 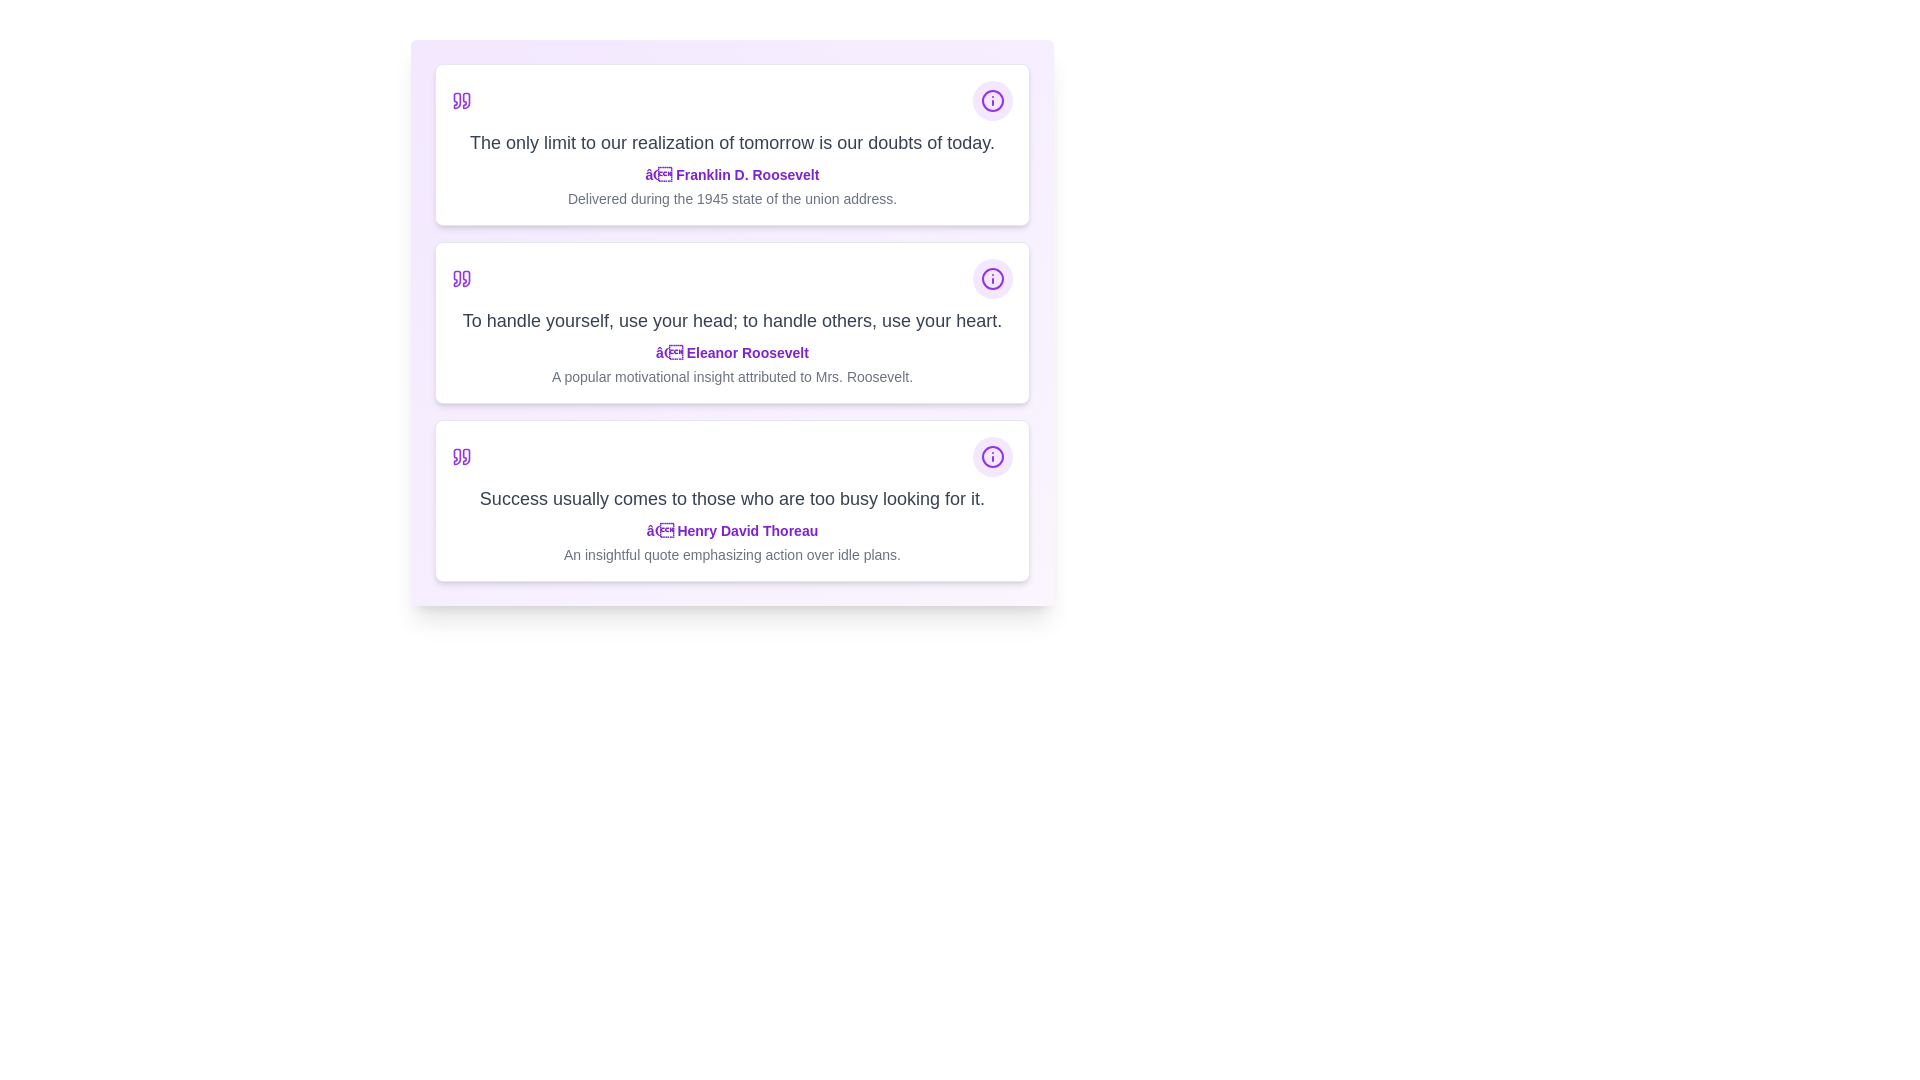 What do you see at coordinates (731, 186) in the screenshot?
I see `the text element that displays a purple bold small text saying "â€” Franklin D. Roosevelt." and a gray smaller text stating "Delivered during the 1945 state of the union address." This element is positioned below a quote in the first card of a vertically stacked layout` at bounding box center [731, 186].